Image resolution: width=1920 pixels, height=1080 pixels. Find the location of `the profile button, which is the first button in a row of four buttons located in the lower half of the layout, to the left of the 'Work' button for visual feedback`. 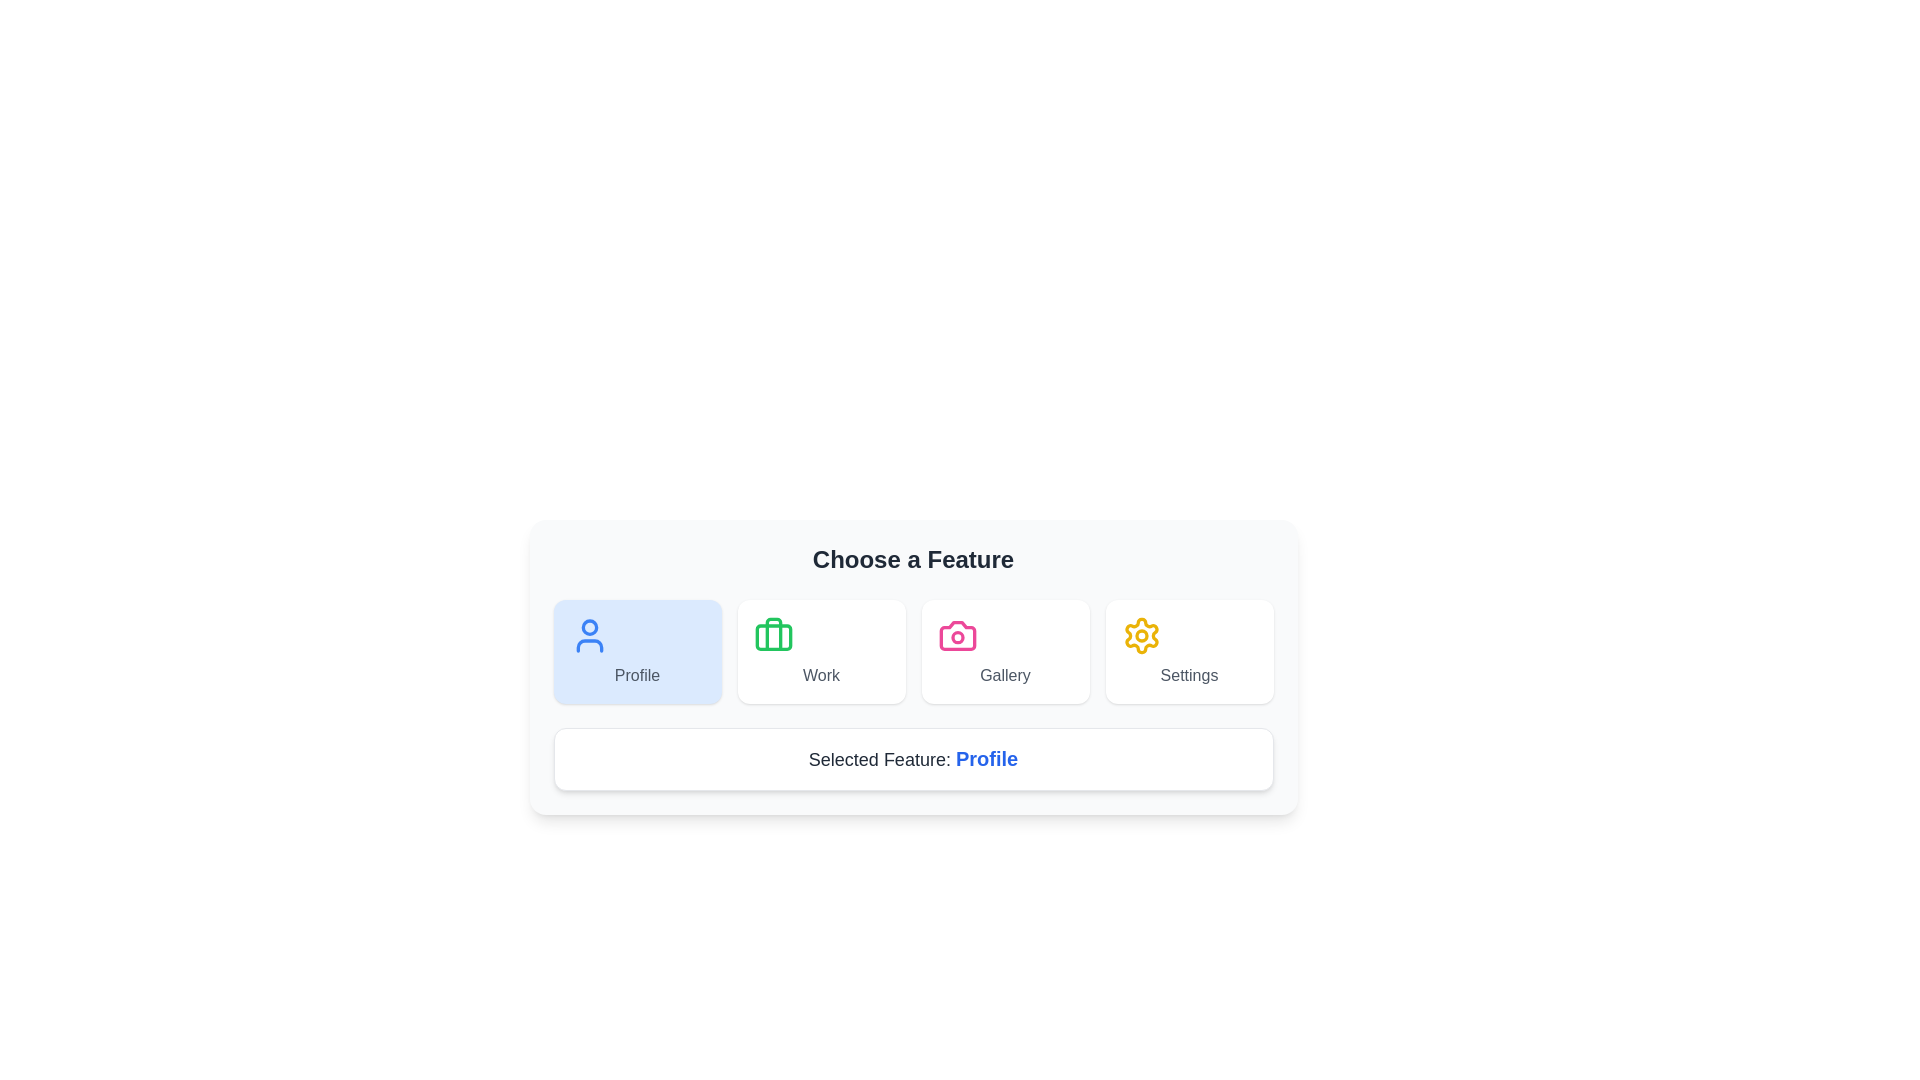

the profile button, which is the first button in a row of four buttons located in the lower half of the layout, to the left of the 'Work' button for visual feedback is located at coordinates (636, 651).